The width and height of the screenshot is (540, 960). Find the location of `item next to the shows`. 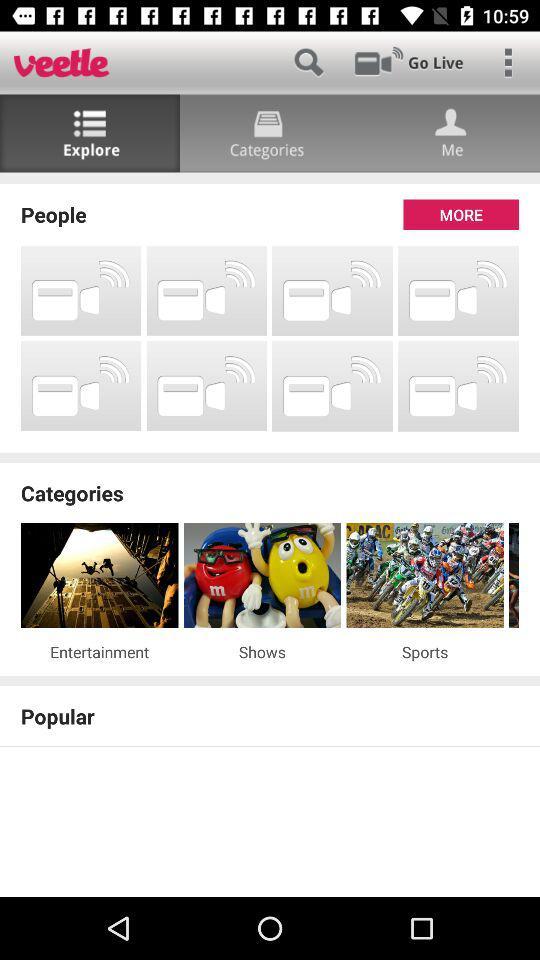

item next to the shows is located at coordinates (424, 650).